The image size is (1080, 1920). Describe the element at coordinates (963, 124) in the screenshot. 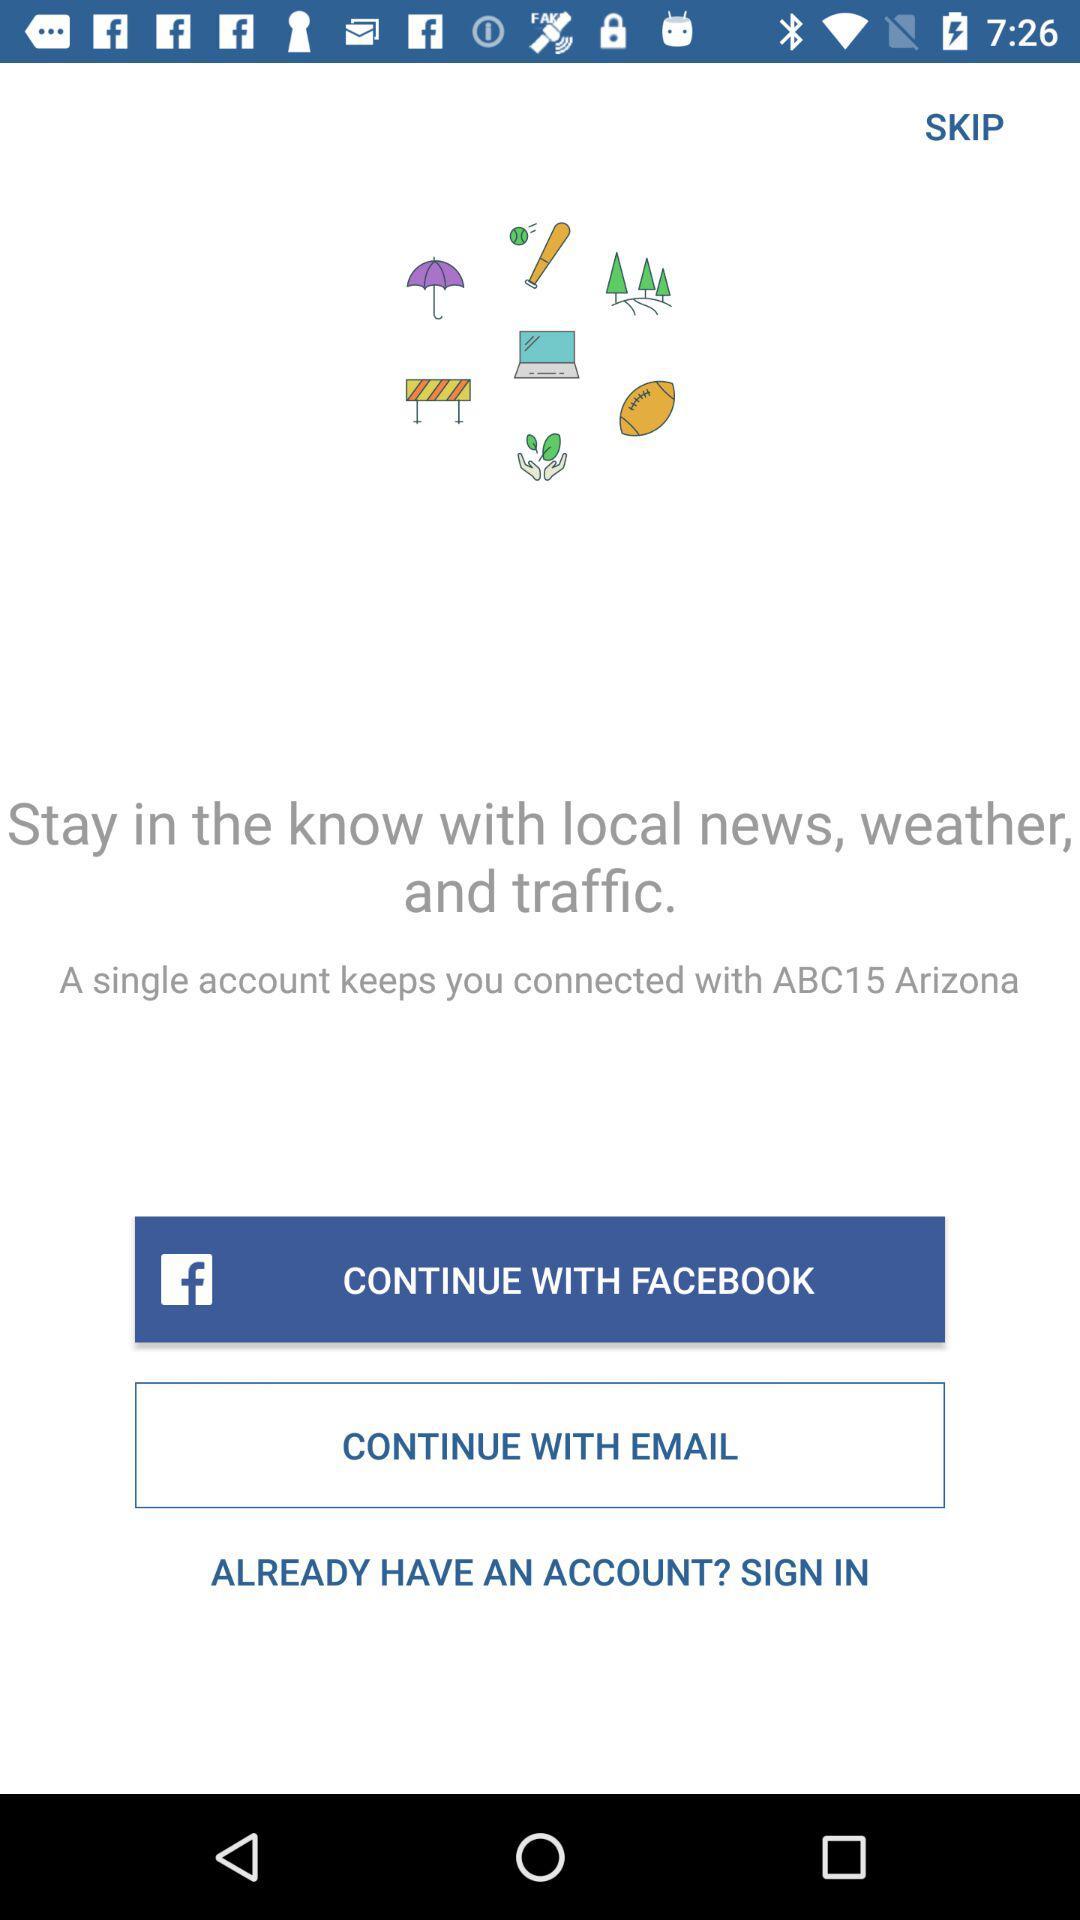

I see `icon above the stay in the icon` at that location.